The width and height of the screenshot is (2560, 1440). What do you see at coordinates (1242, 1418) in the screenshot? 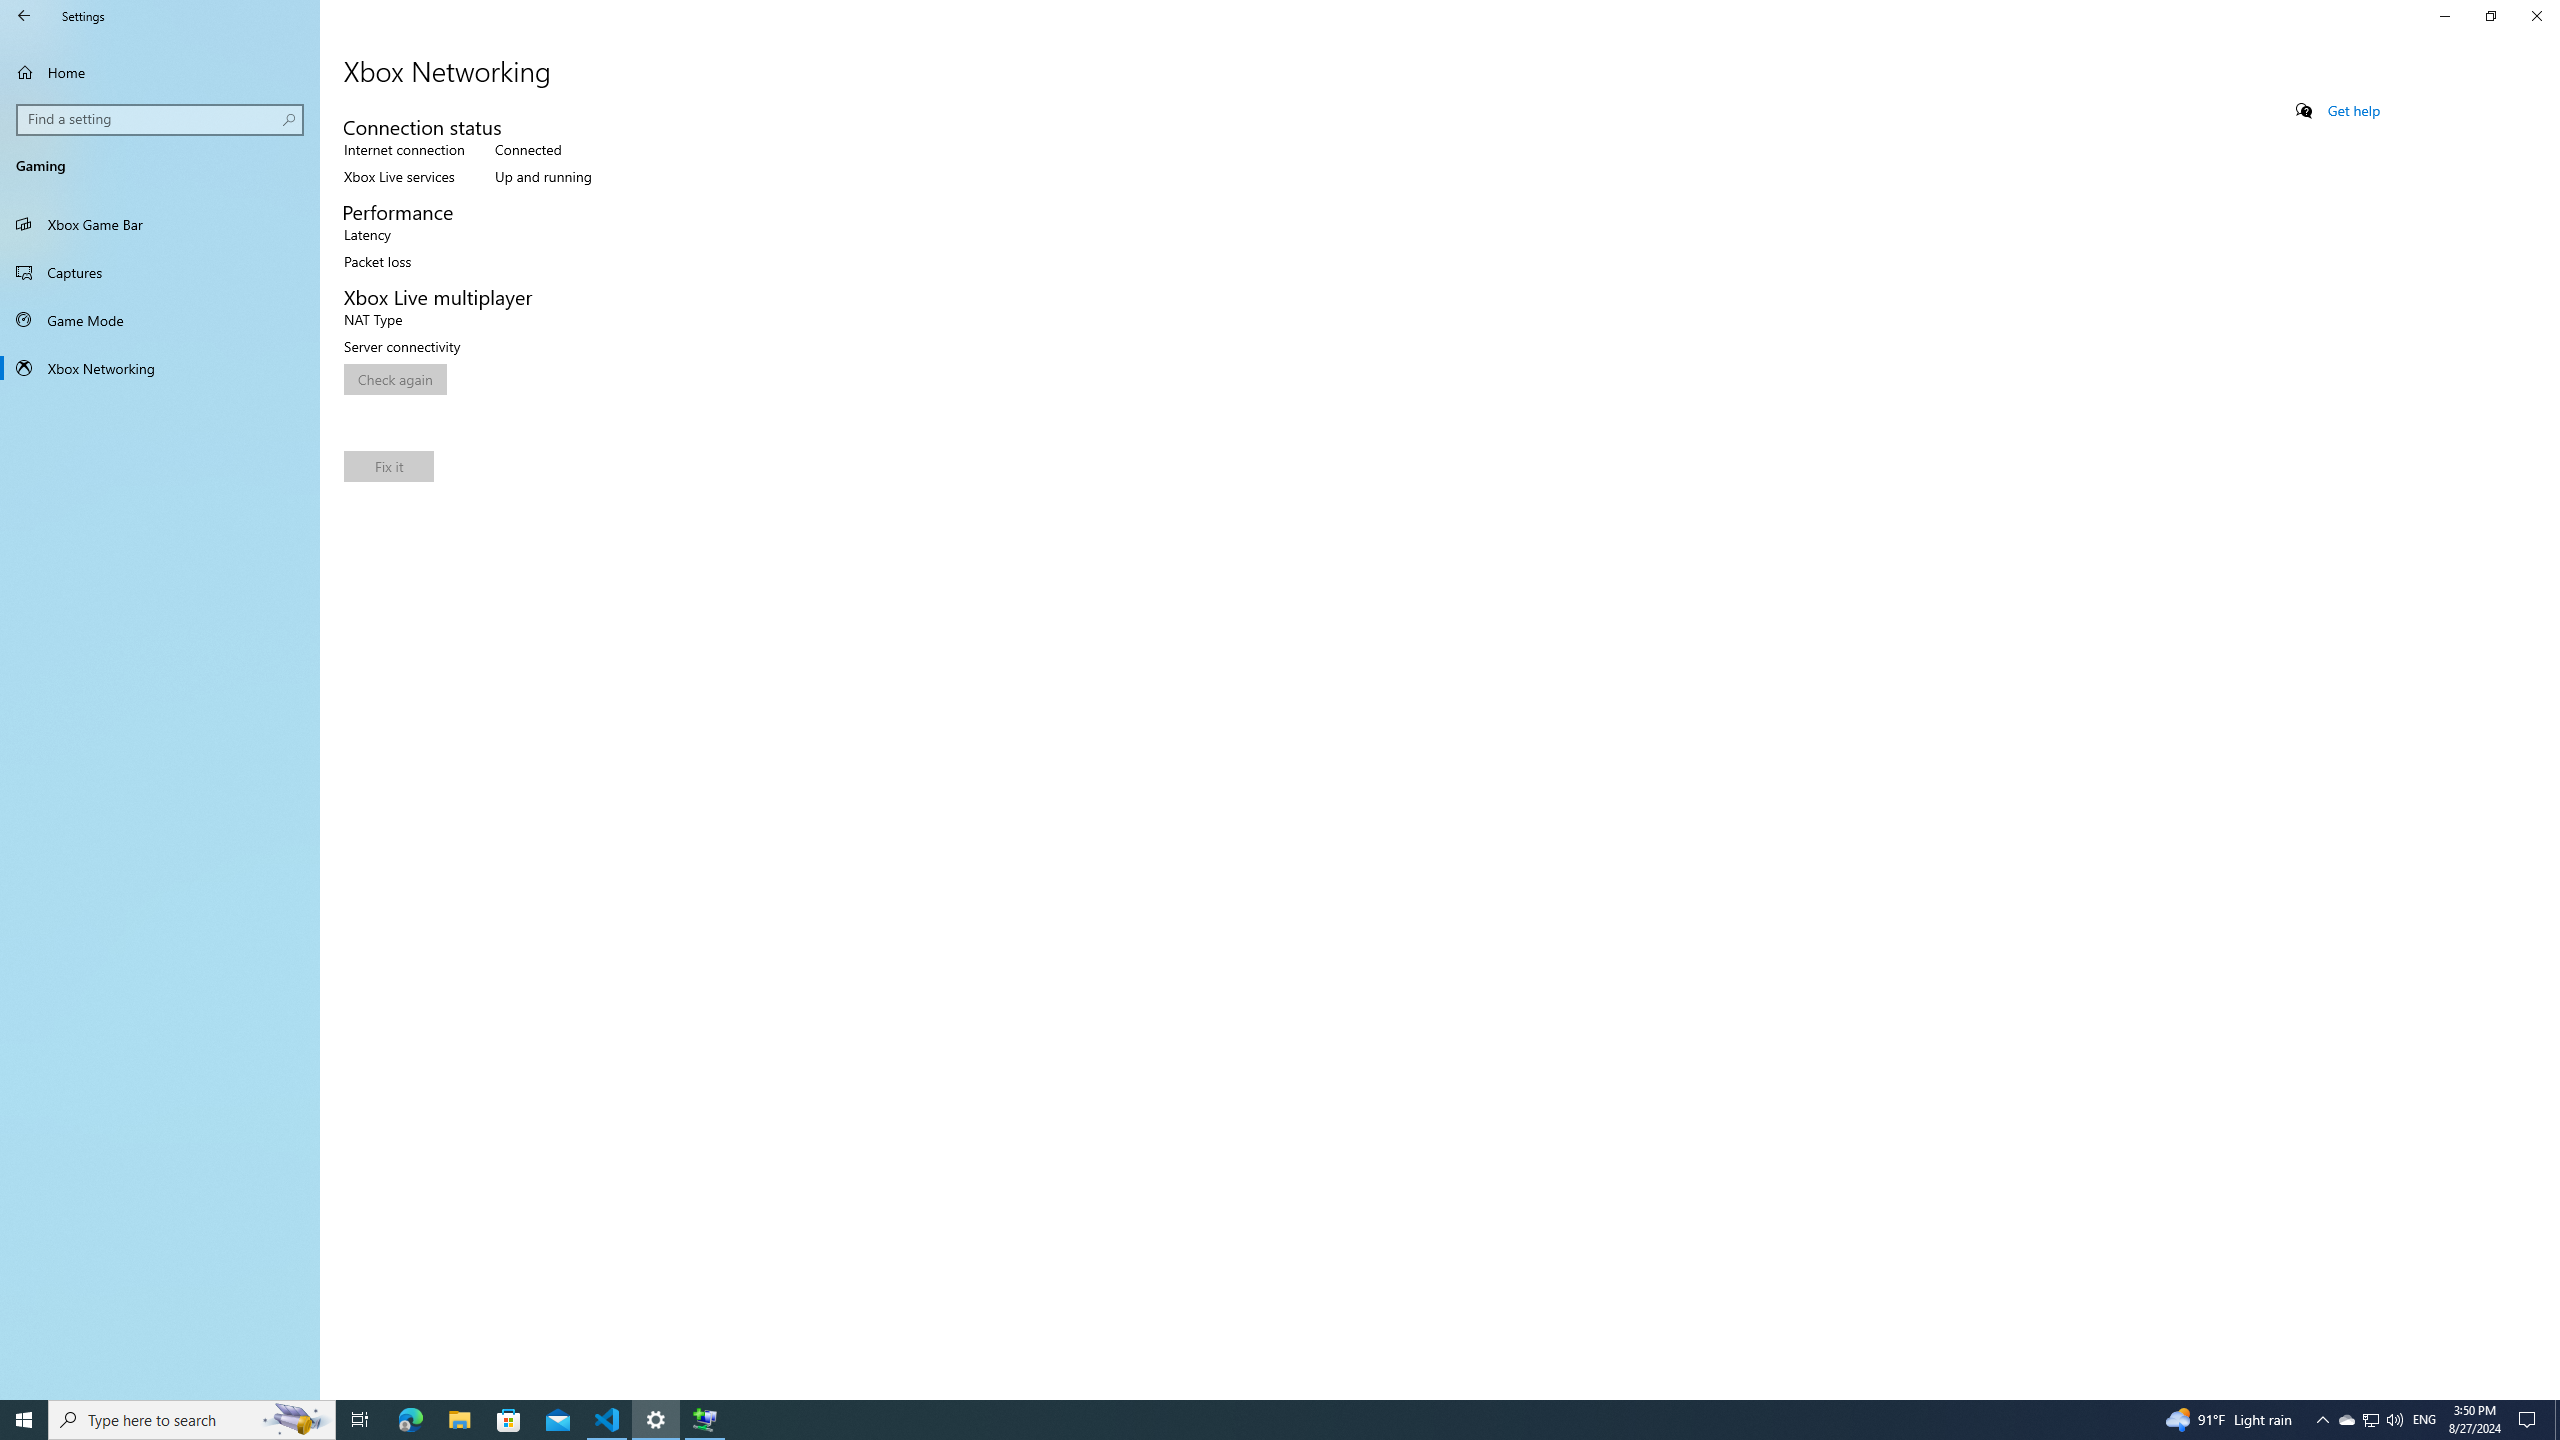
I see `'Running applications'` at bounding box center [1242, 1418].